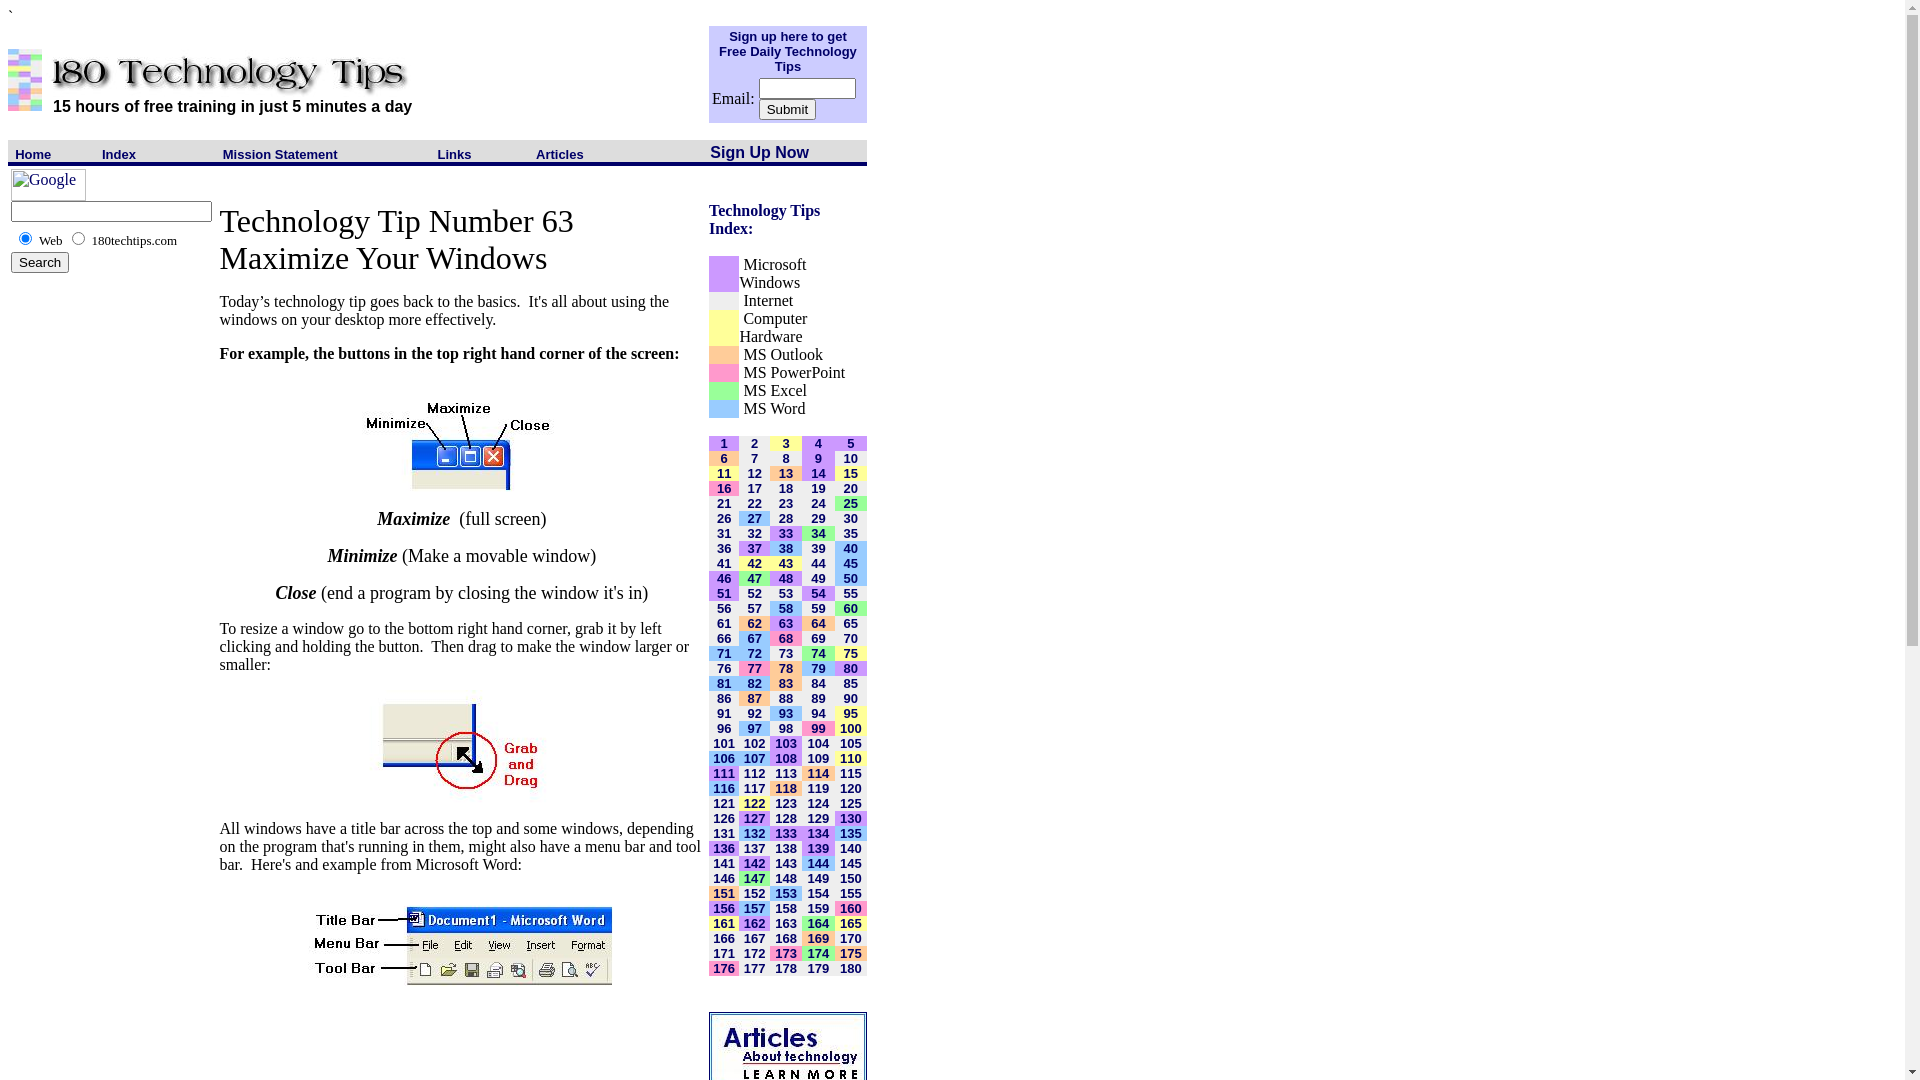  What do you see at coordinates (723, 771) in the screenshot?
I see `'111'` at bounding box center [723, 771].